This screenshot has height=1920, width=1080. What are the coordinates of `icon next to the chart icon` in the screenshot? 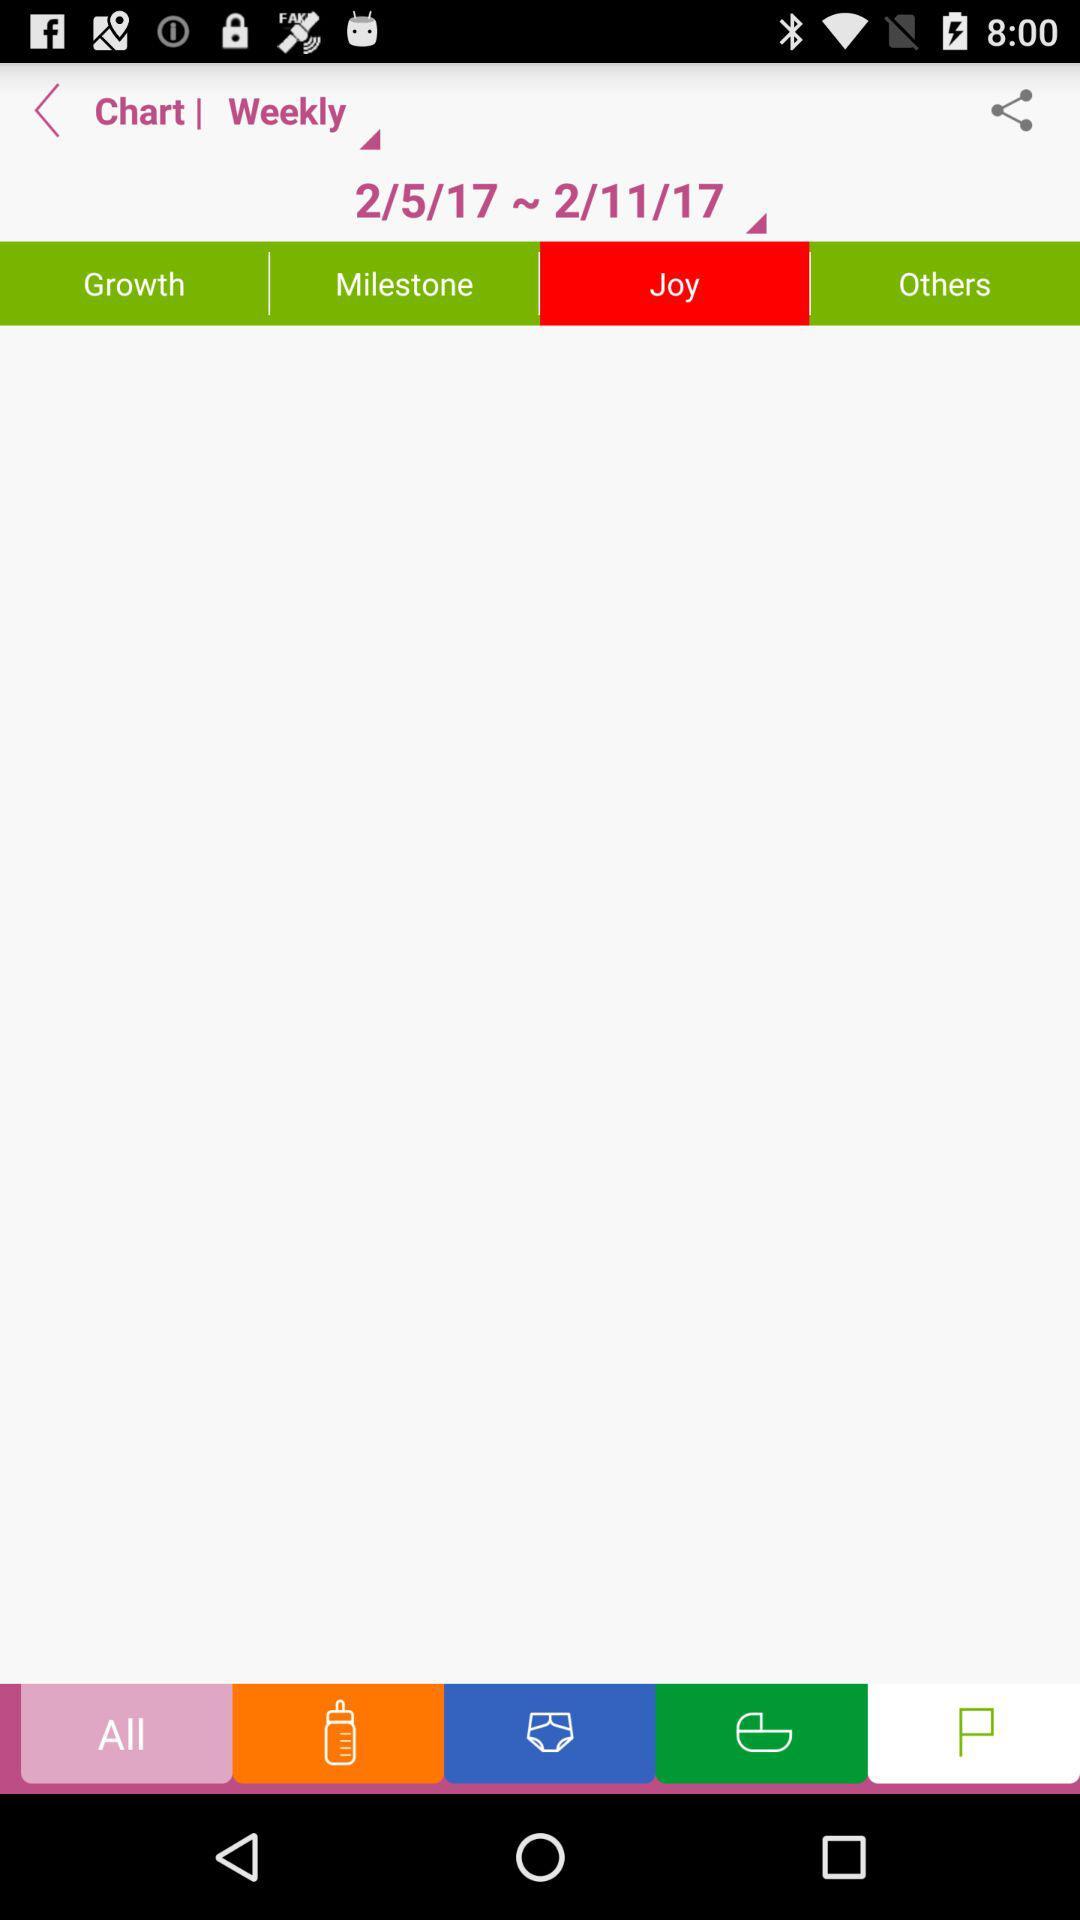 It's located at (46, 109).